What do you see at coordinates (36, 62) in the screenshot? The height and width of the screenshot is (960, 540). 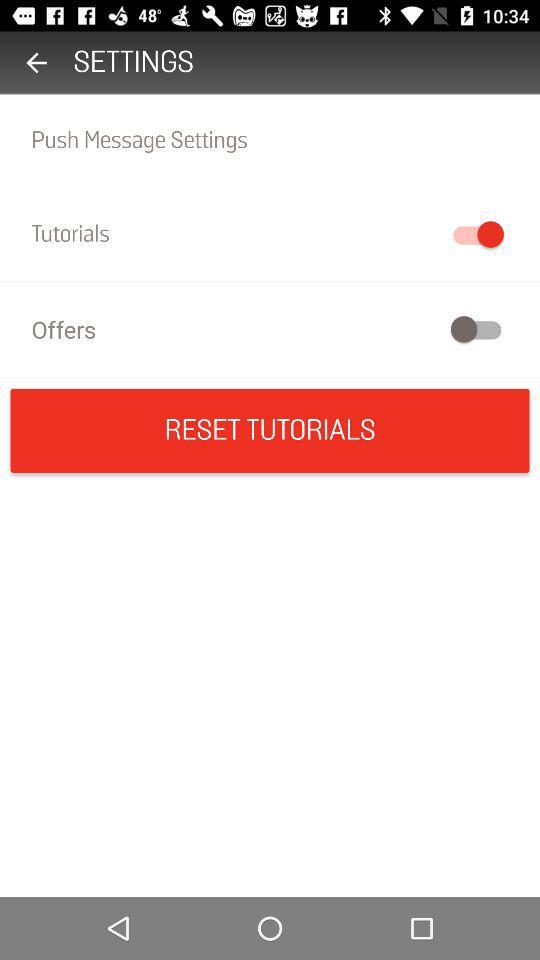 I see `the item above push message settings icon` at bounding box center [36, 62].